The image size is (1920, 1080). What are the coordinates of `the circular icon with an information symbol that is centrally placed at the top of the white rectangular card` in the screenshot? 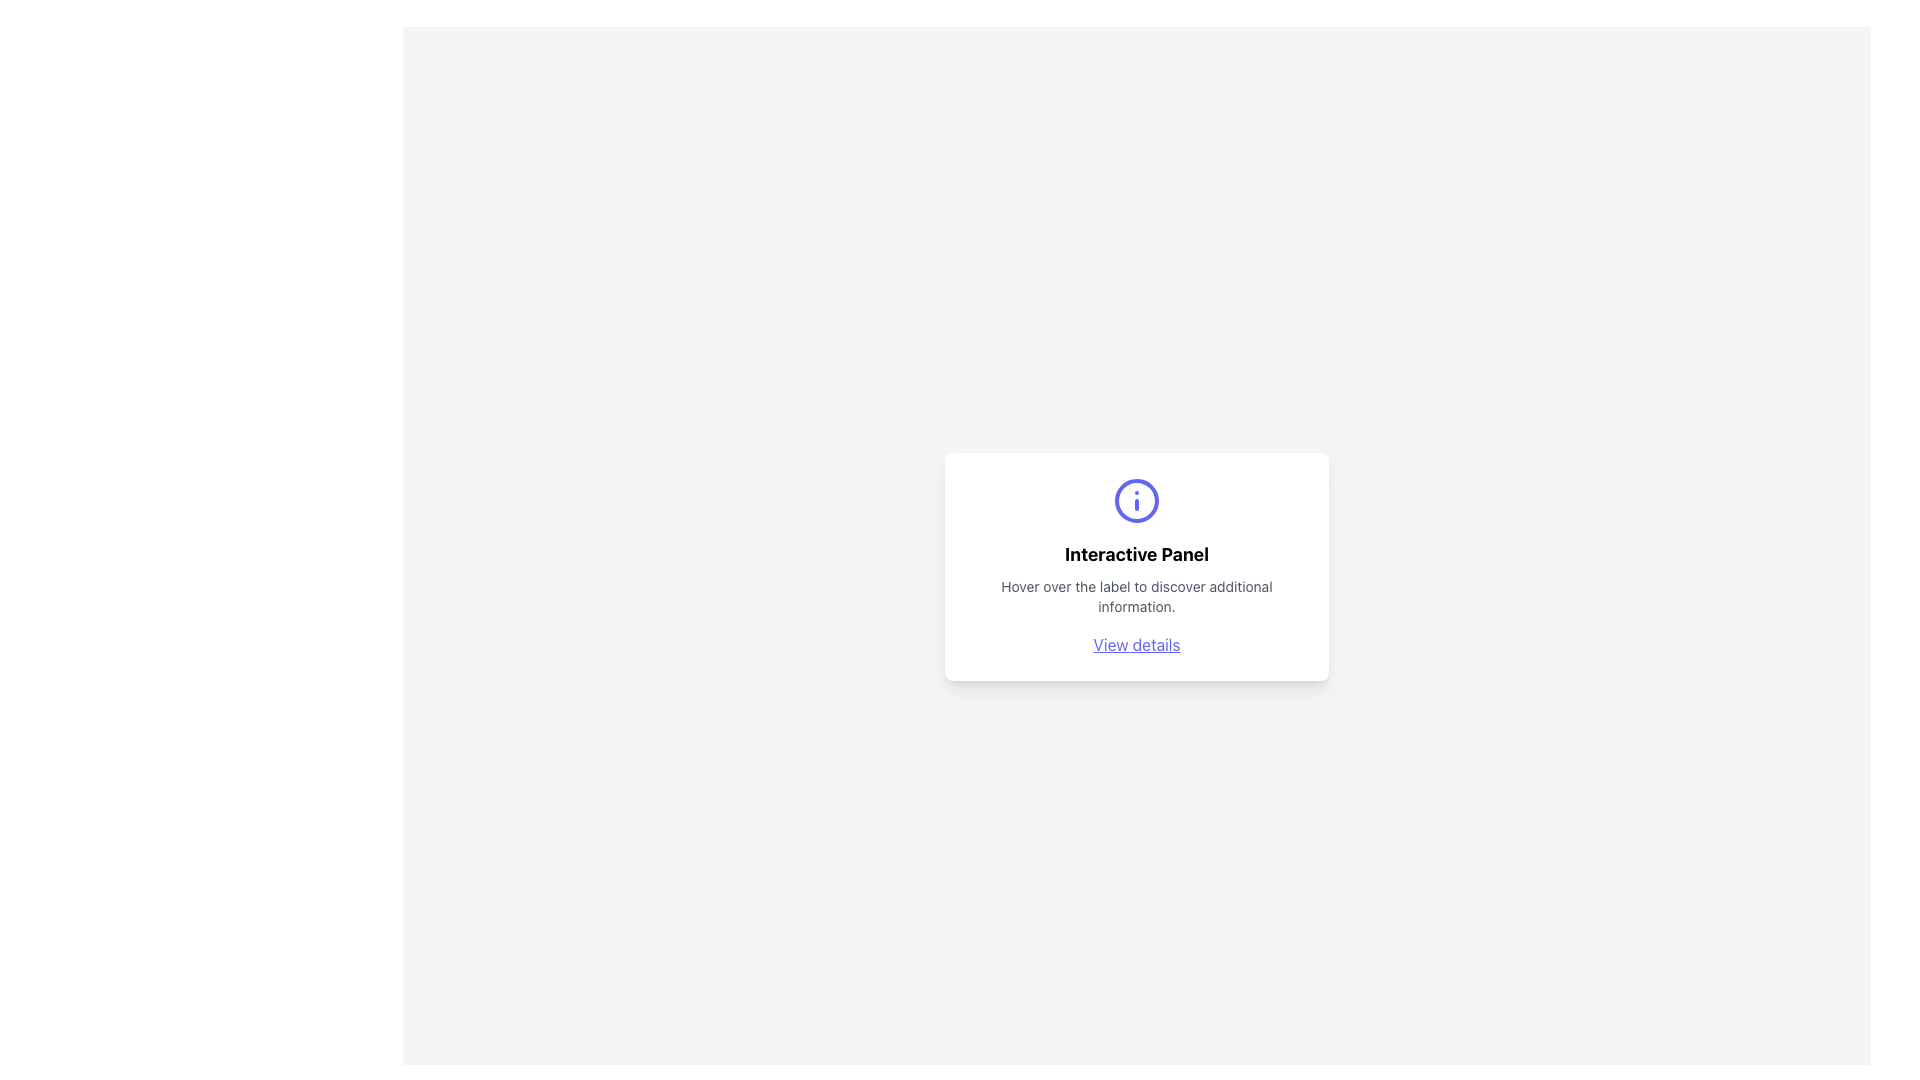 It's located at (1137, 500).